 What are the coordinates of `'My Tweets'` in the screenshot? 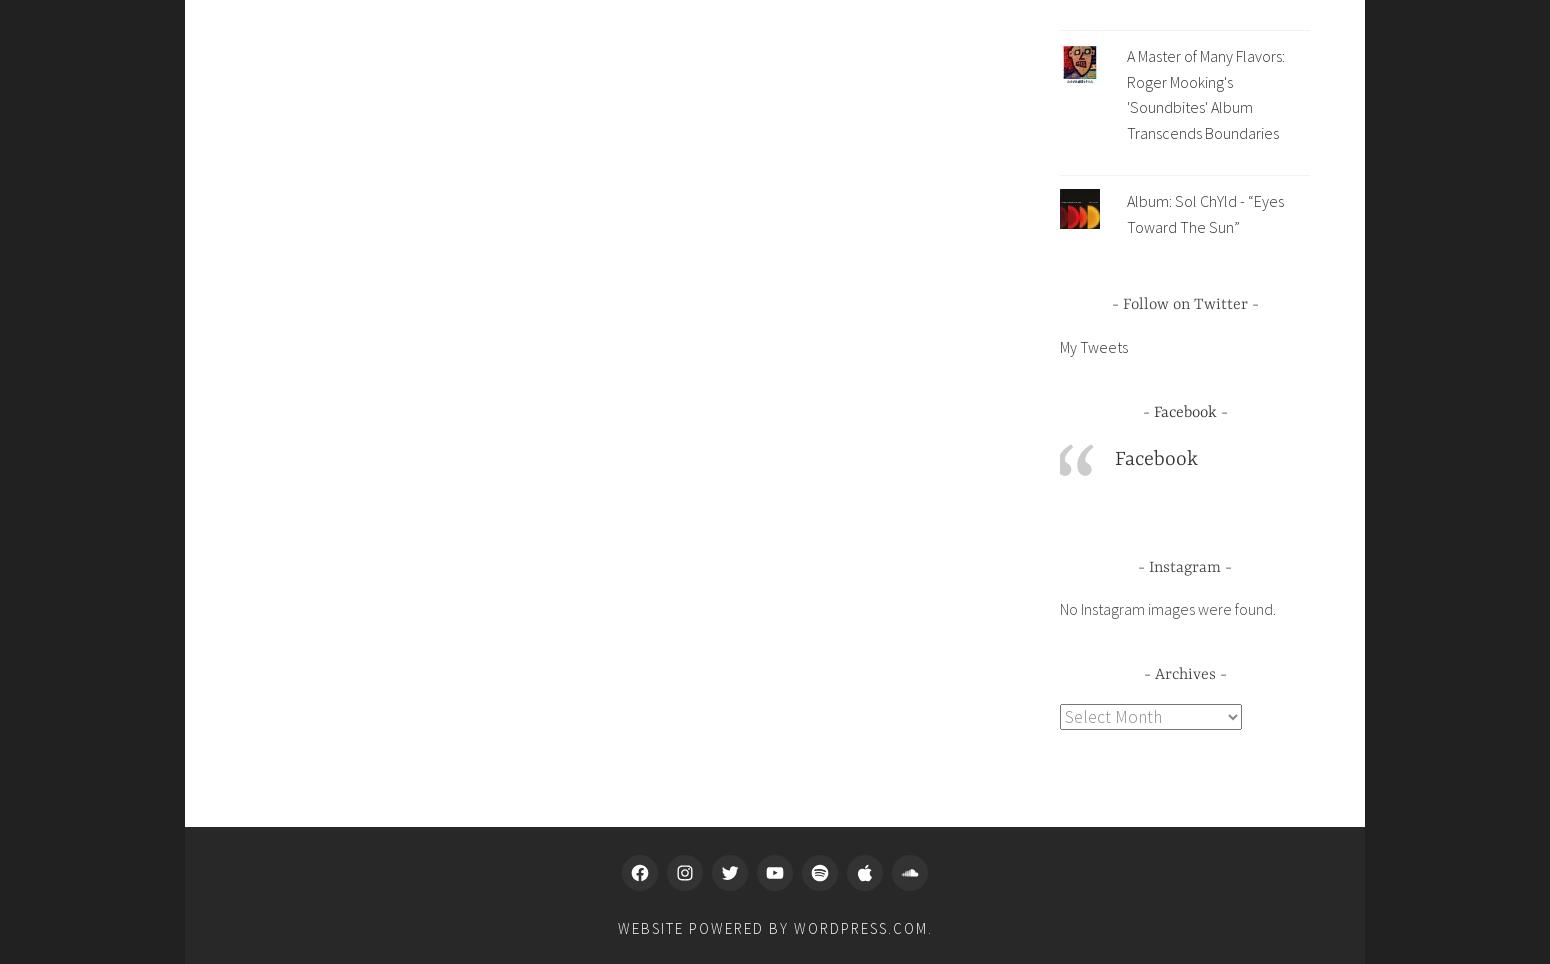 It's located at (1092, 344).